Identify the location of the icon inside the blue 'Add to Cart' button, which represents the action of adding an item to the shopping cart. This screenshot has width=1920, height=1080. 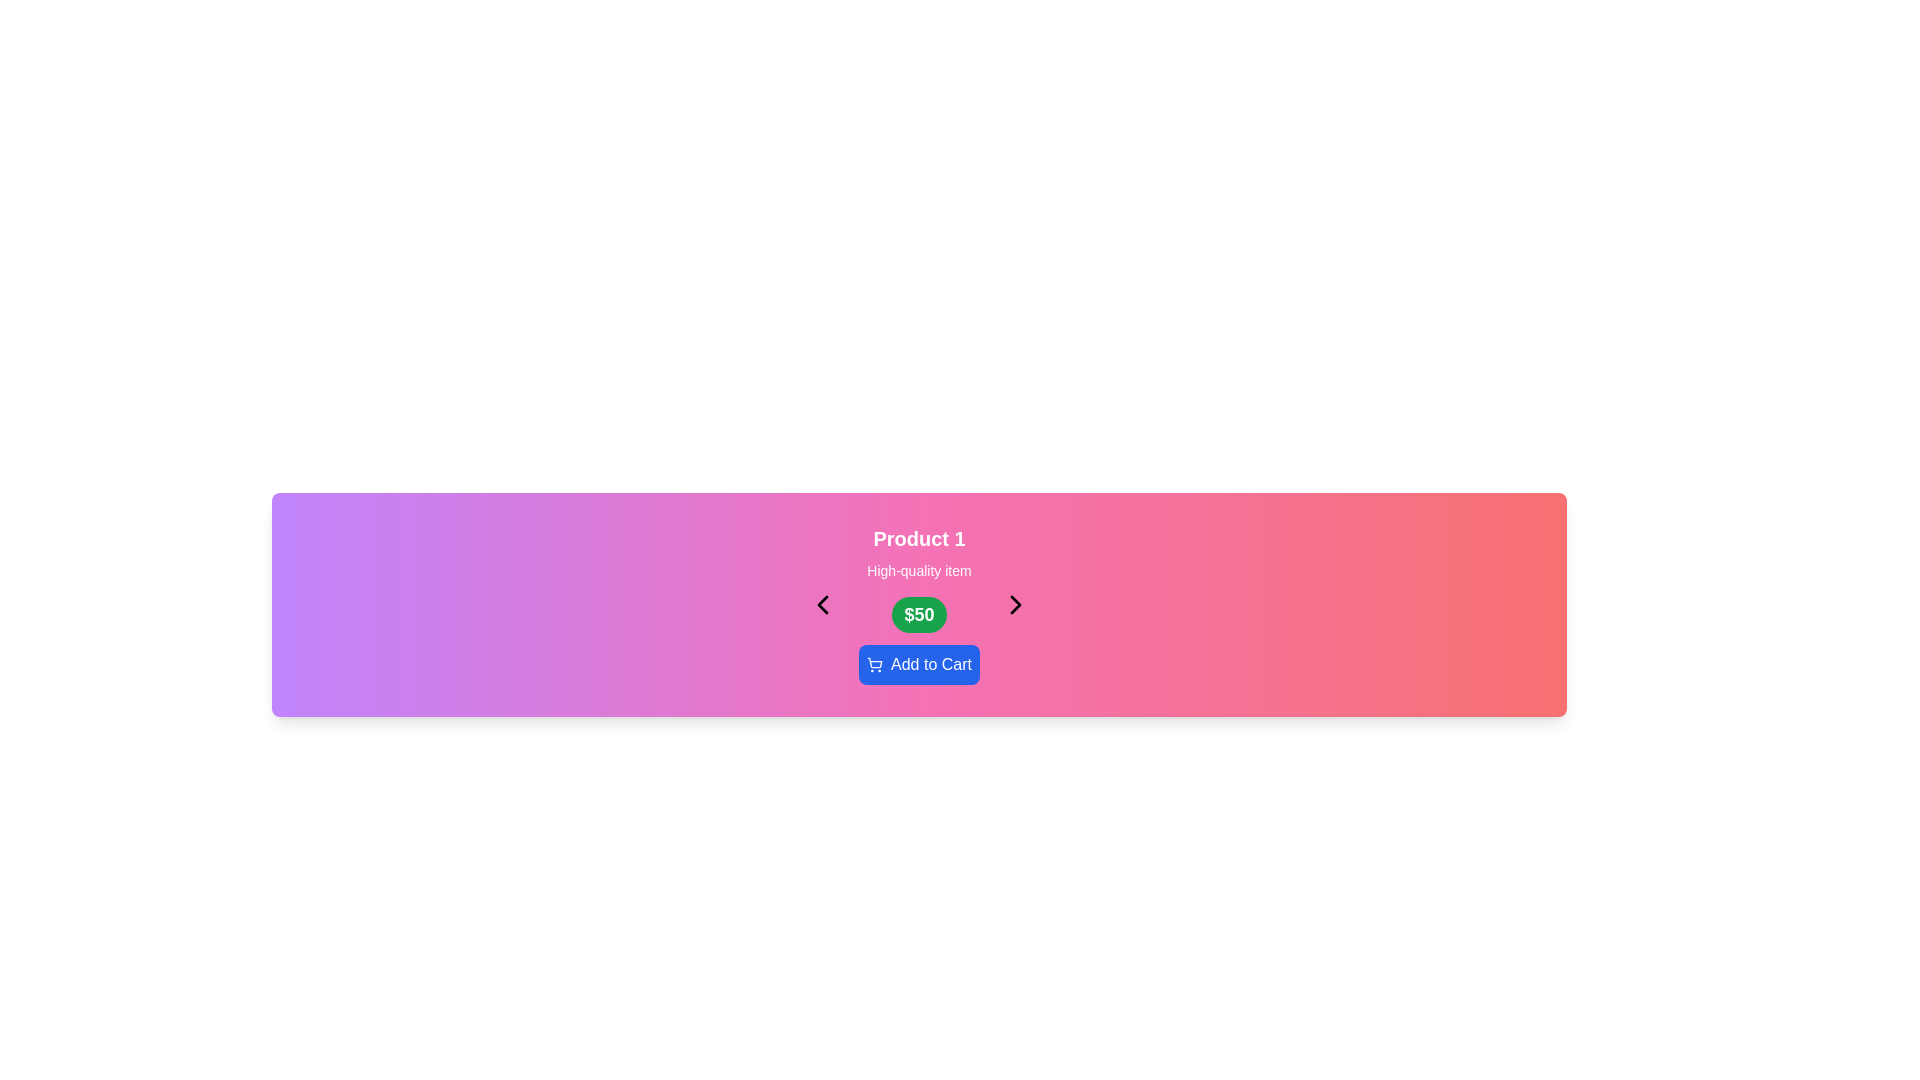
(874, 664).